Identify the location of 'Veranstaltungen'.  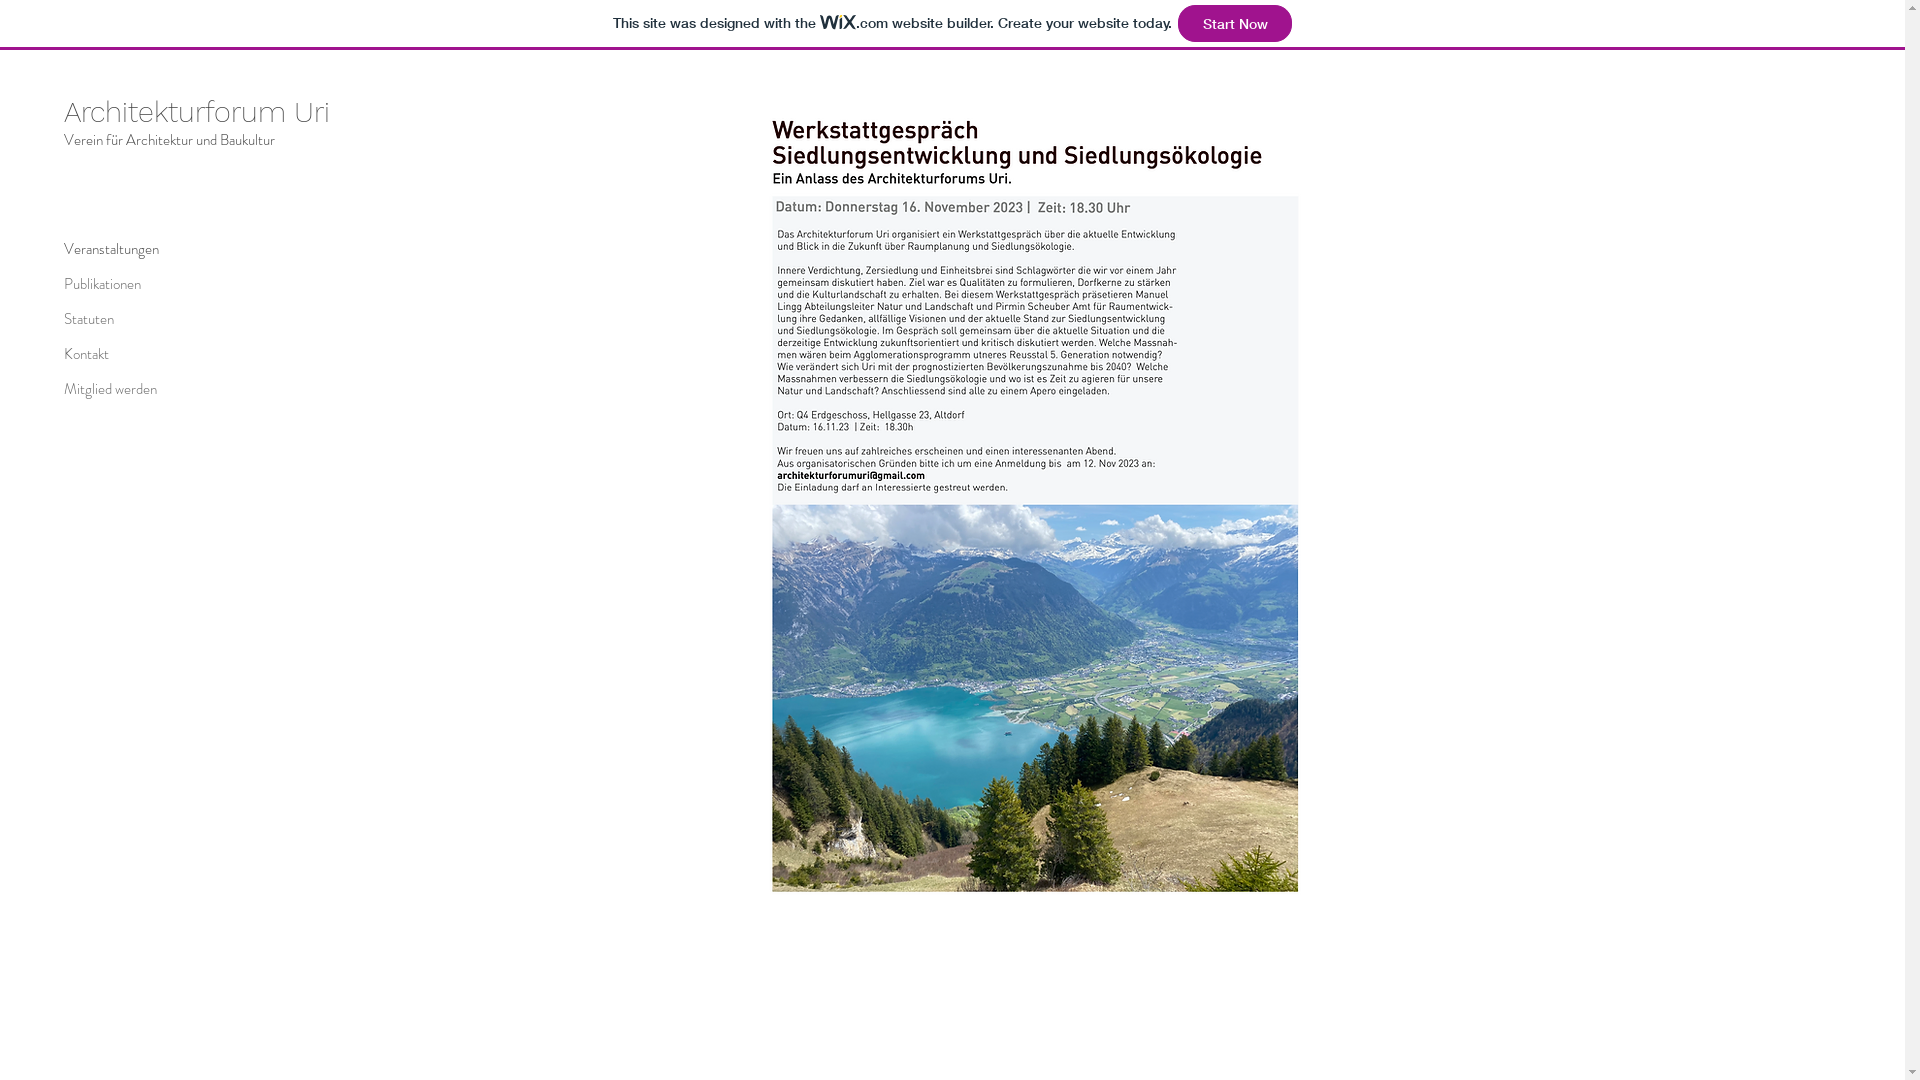
(133, 248).